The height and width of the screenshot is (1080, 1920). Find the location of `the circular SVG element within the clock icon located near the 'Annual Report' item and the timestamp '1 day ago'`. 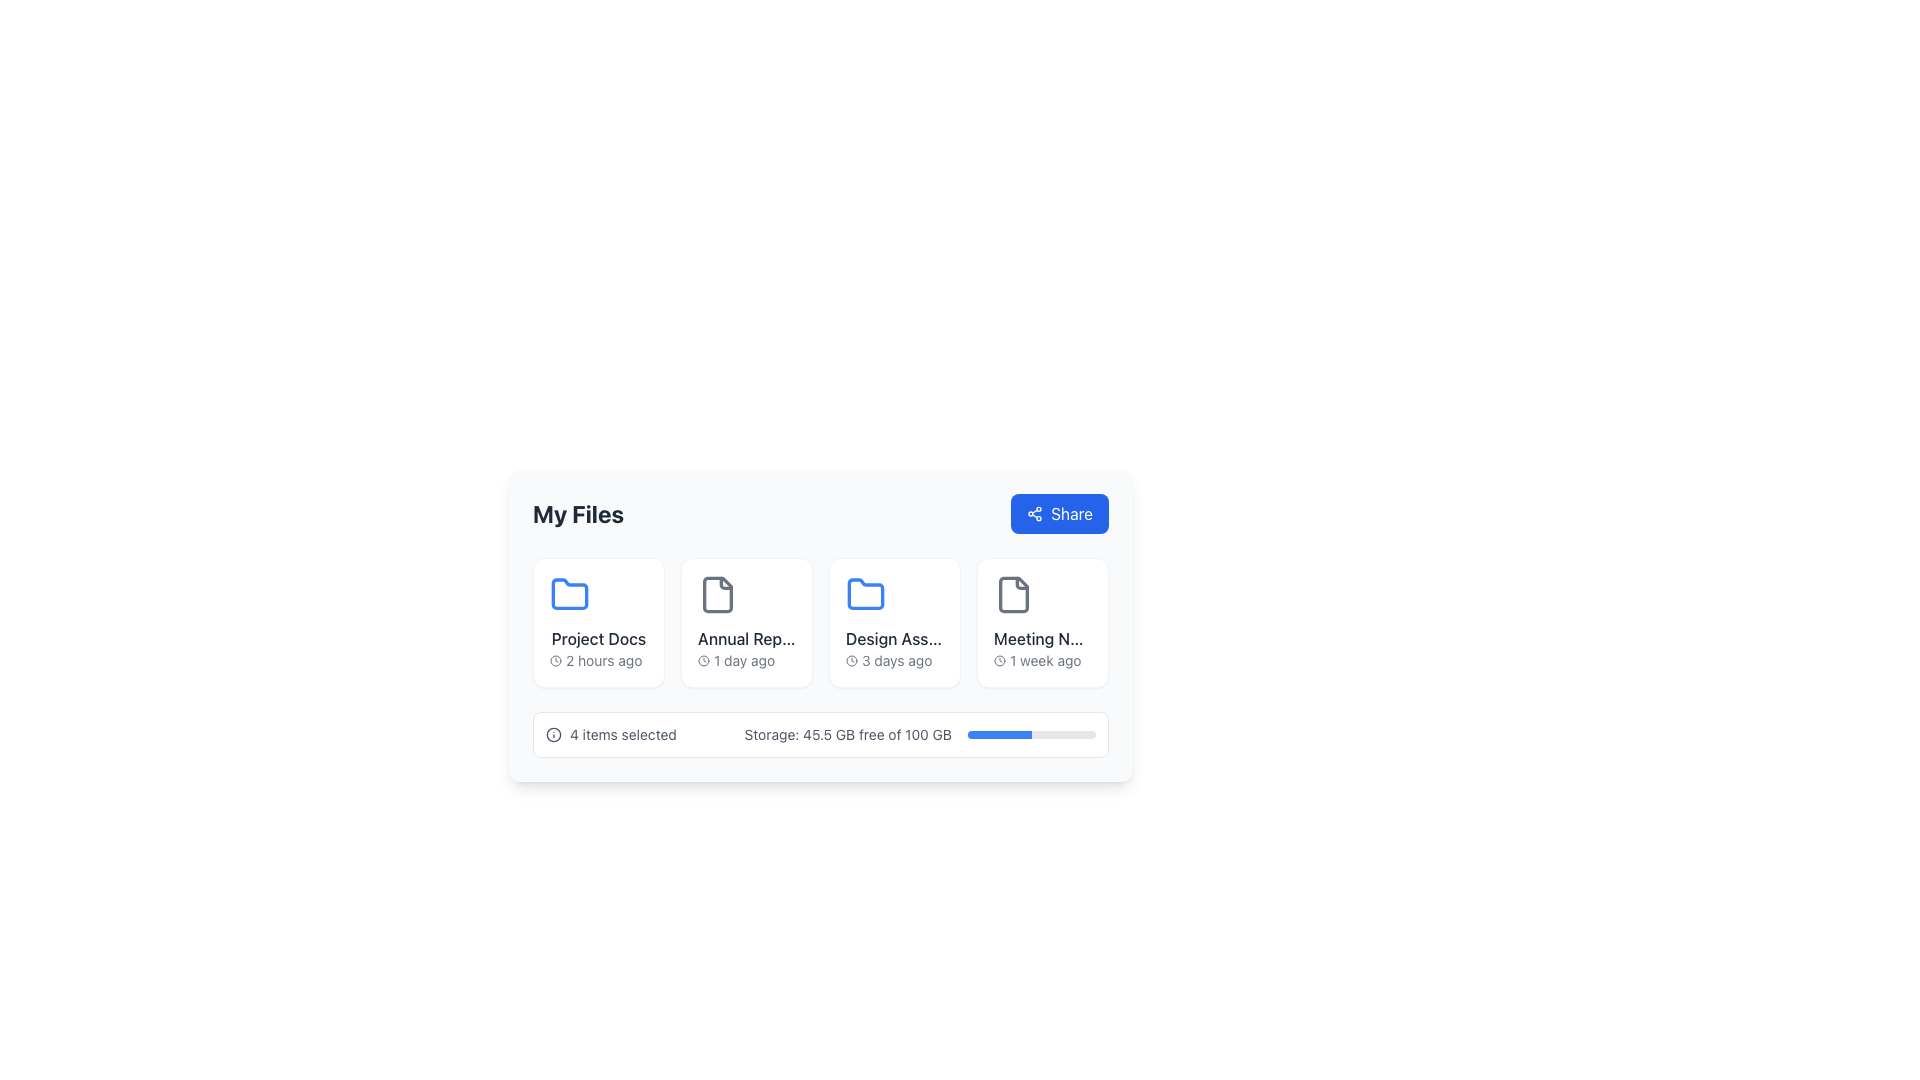

the circular SVG element within the clock icon located near the 'Annual Report' item and the timestamp '1 day ago' is located at coordinates (704, 660).